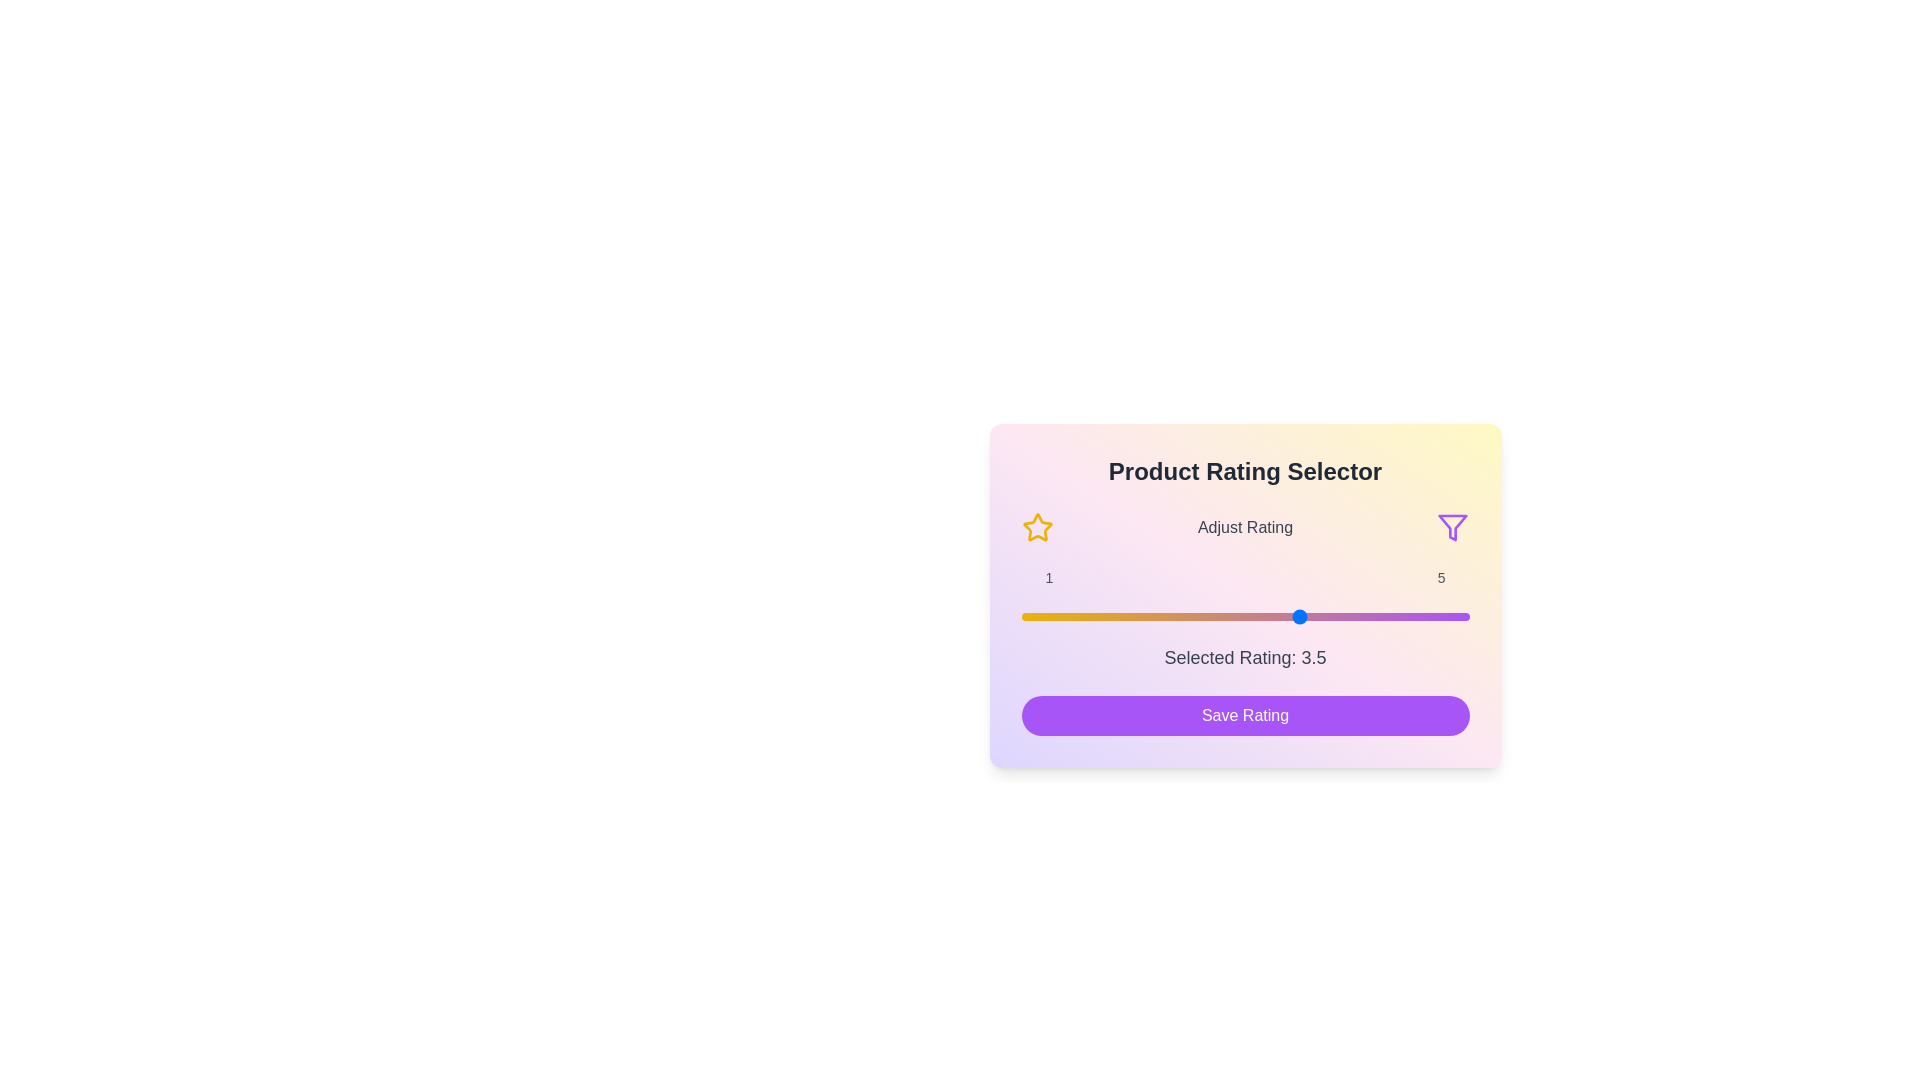 The height and width of the screenshot is (1080, 1920). I want to click on the rating slider to set the rating to 4, so click(1357, 616).